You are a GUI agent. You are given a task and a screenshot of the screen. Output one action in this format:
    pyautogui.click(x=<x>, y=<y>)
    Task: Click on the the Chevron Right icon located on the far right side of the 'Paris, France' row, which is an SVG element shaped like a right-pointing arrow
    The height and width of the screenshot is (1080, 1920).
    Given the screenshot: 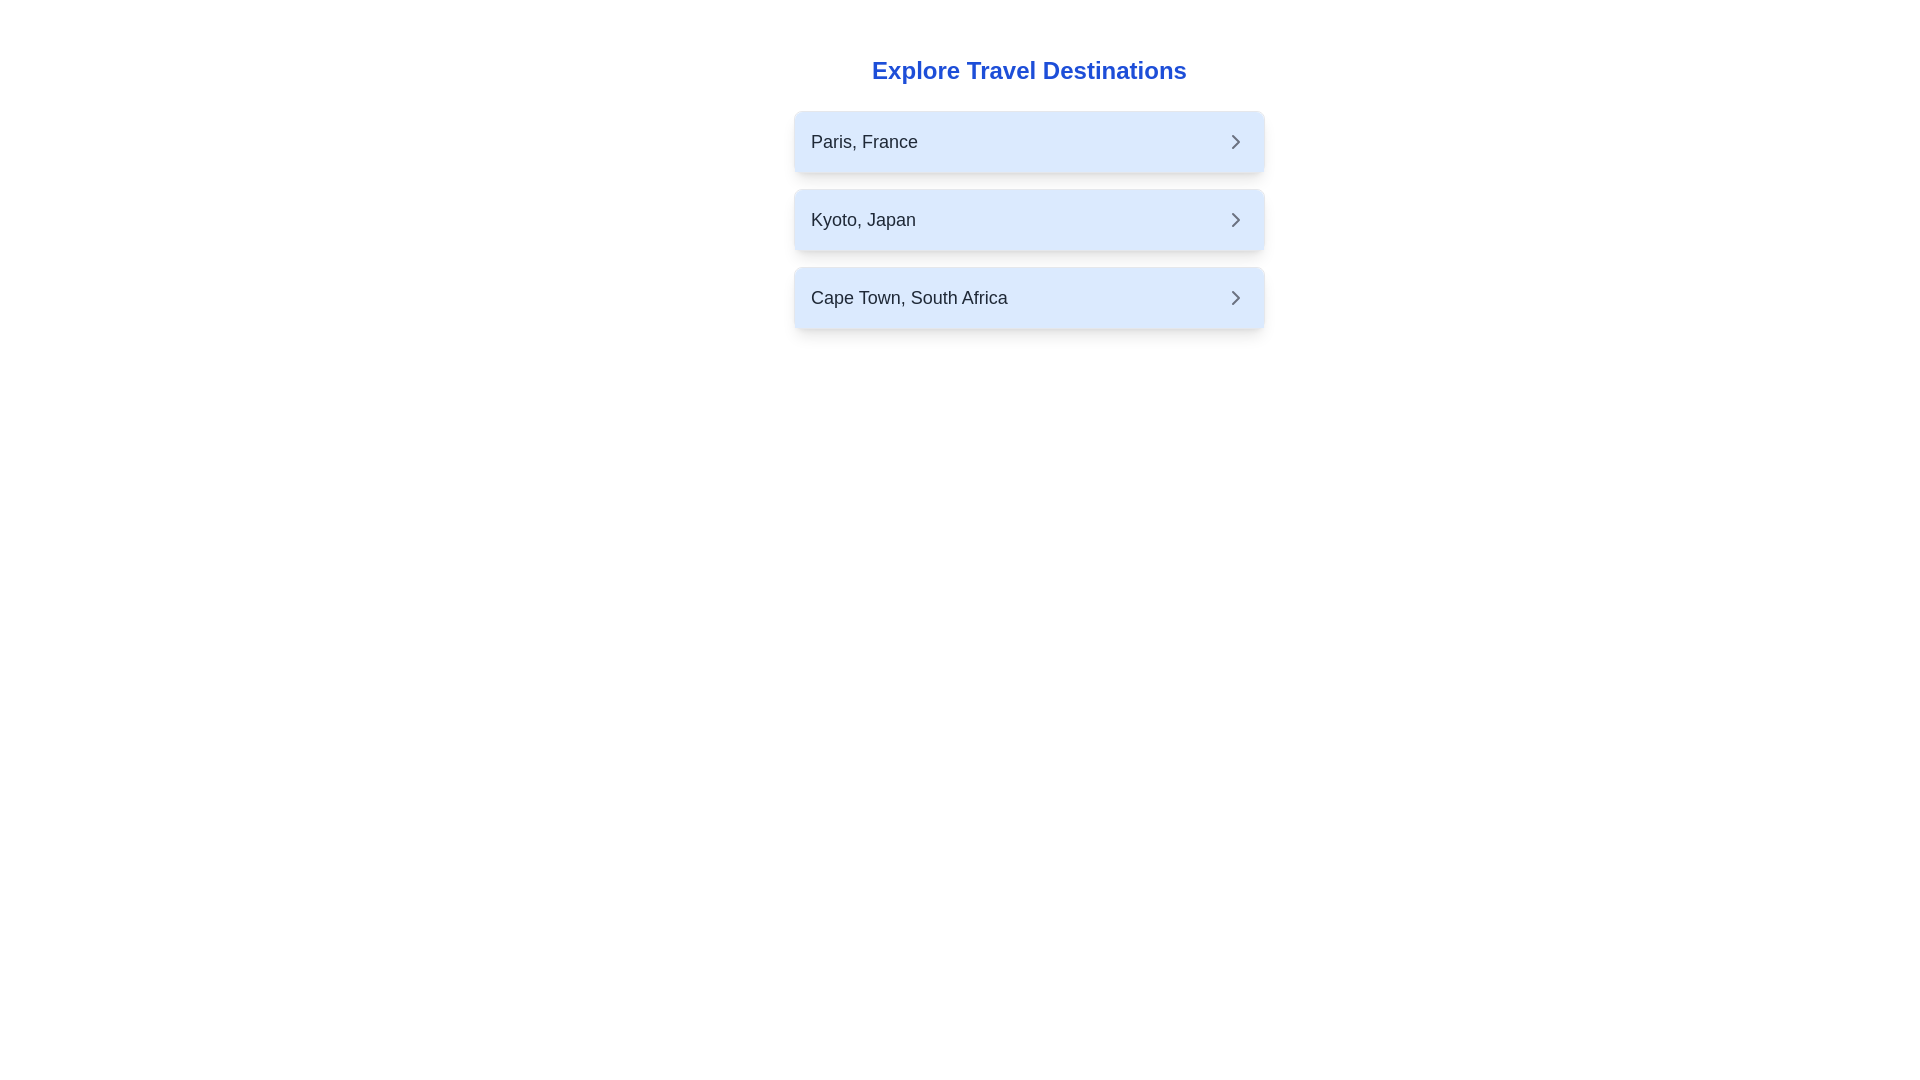 What is the action you would take?
    pyautogui.click(x=1235, y=141)
    